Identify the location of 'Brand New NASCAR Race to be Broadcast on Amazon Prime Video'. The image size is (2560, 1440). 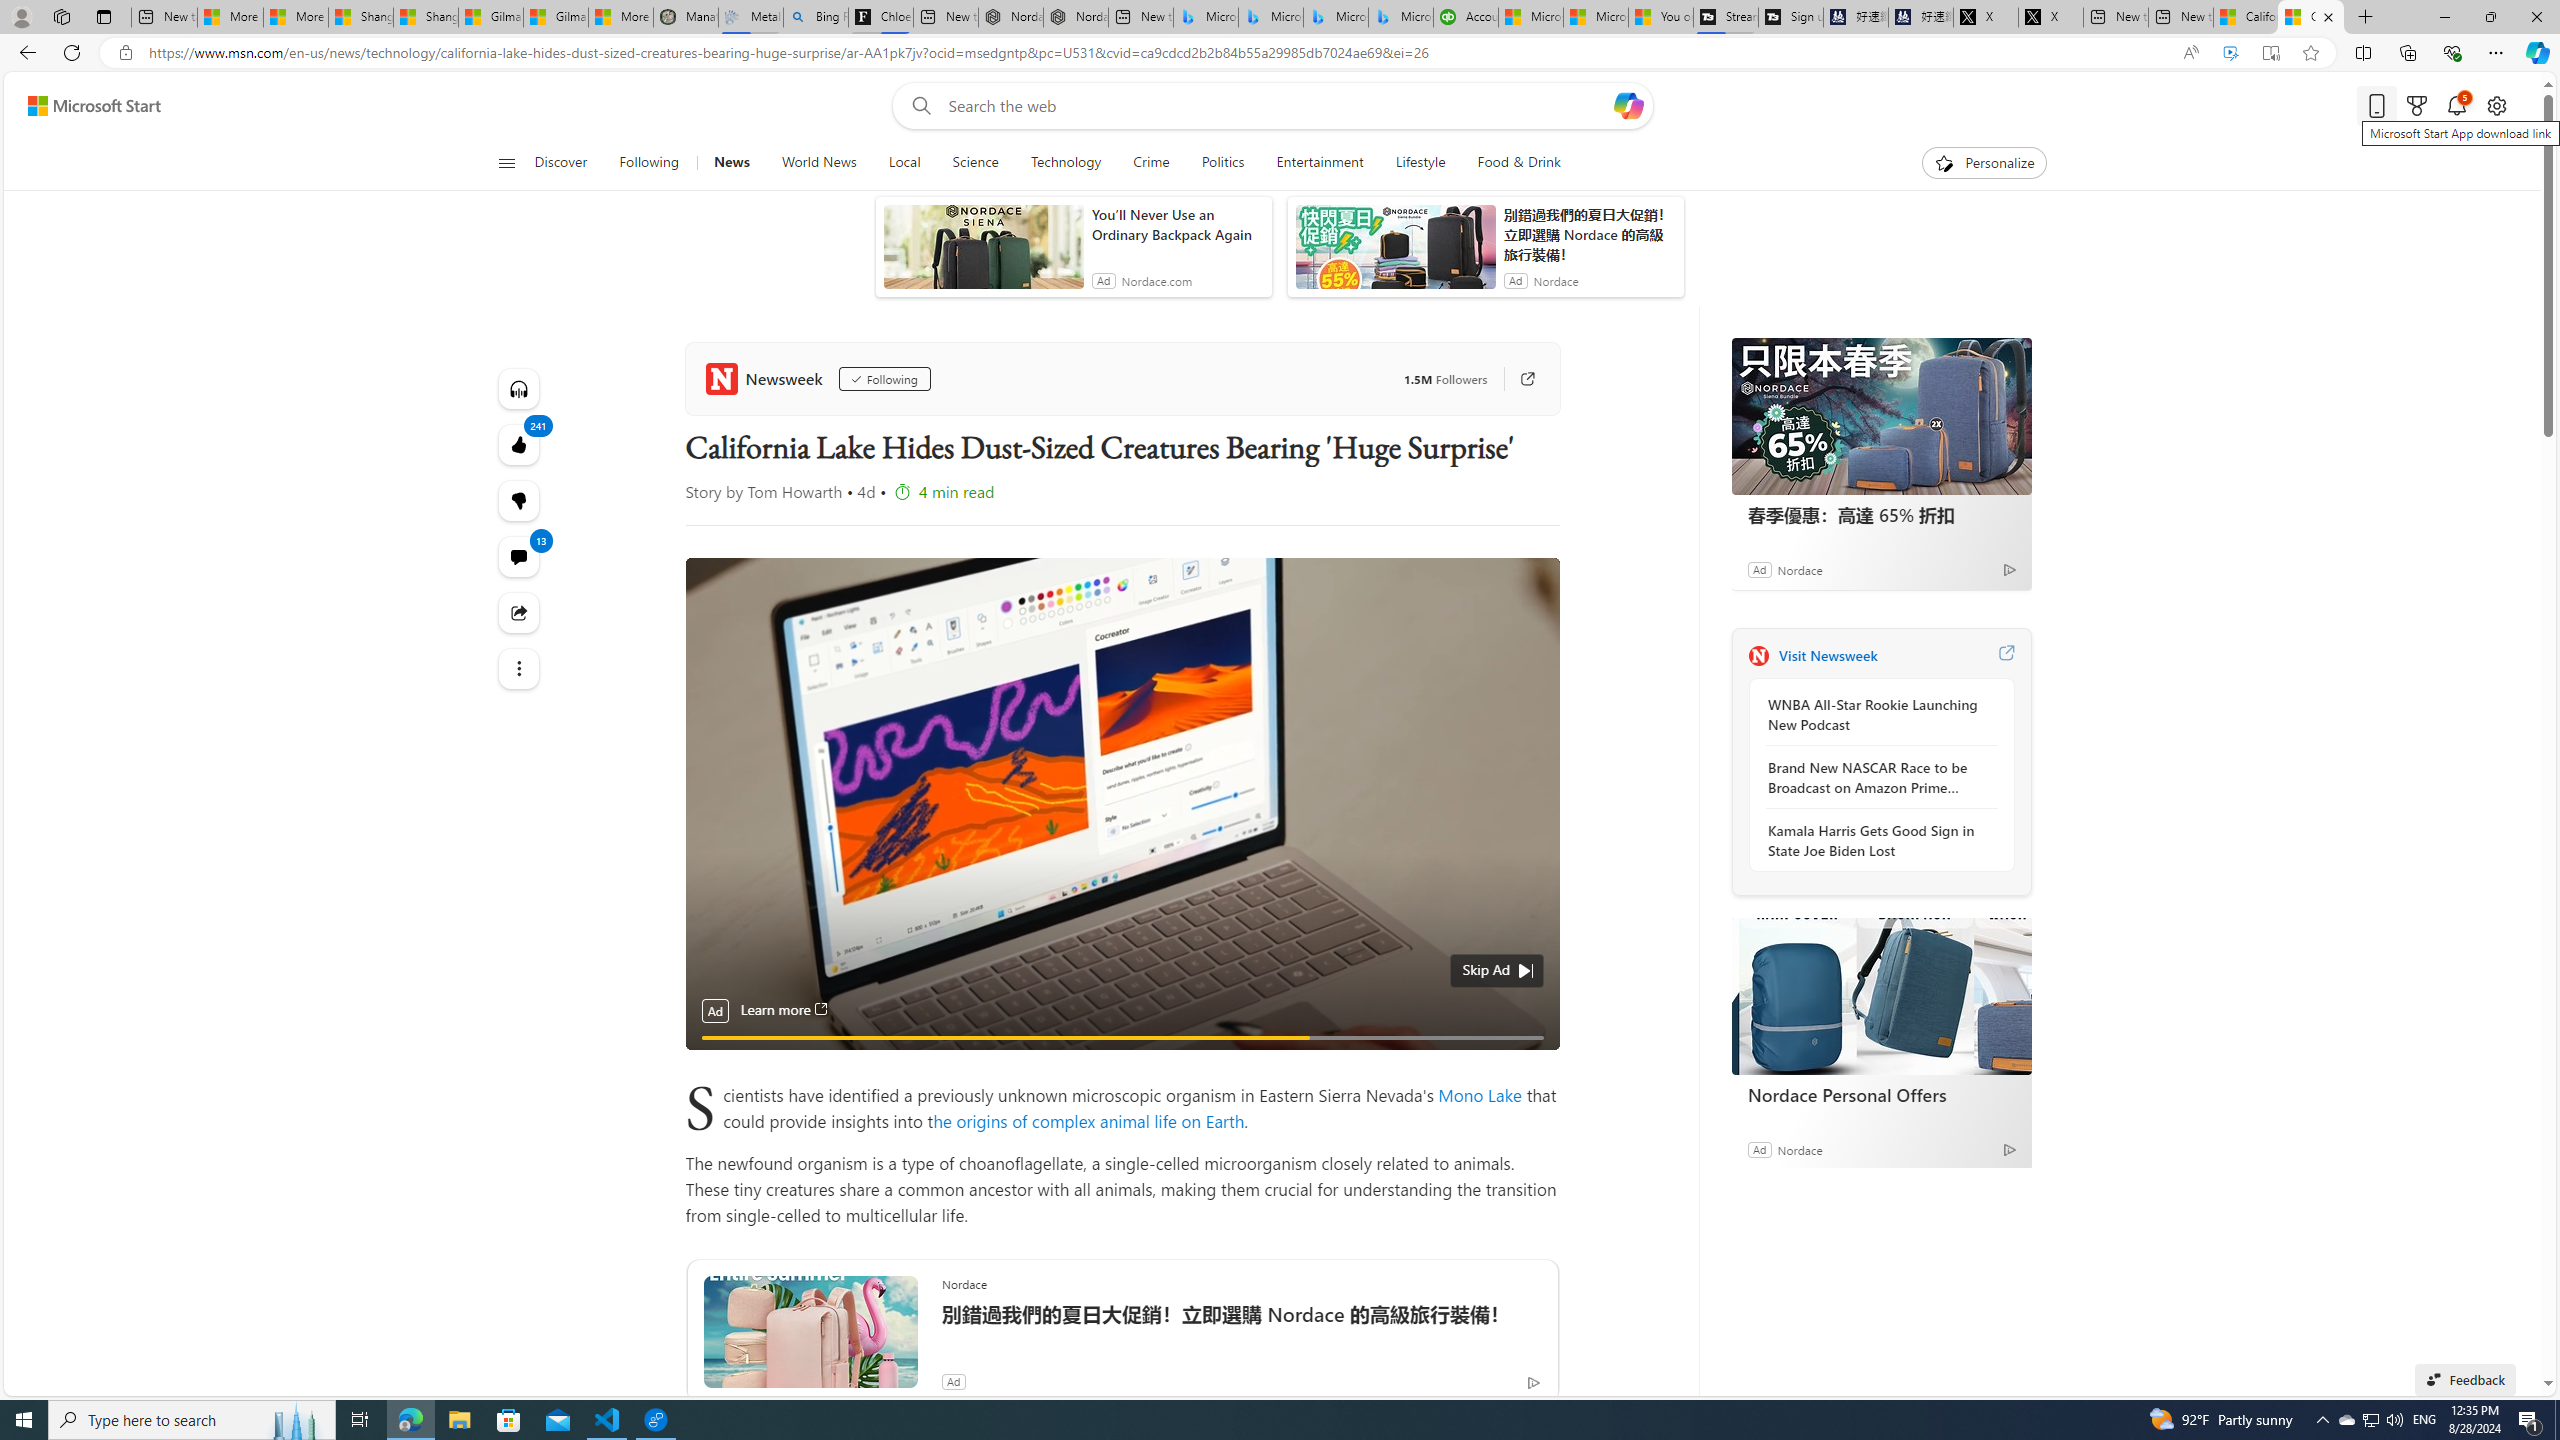
(1875, 777).